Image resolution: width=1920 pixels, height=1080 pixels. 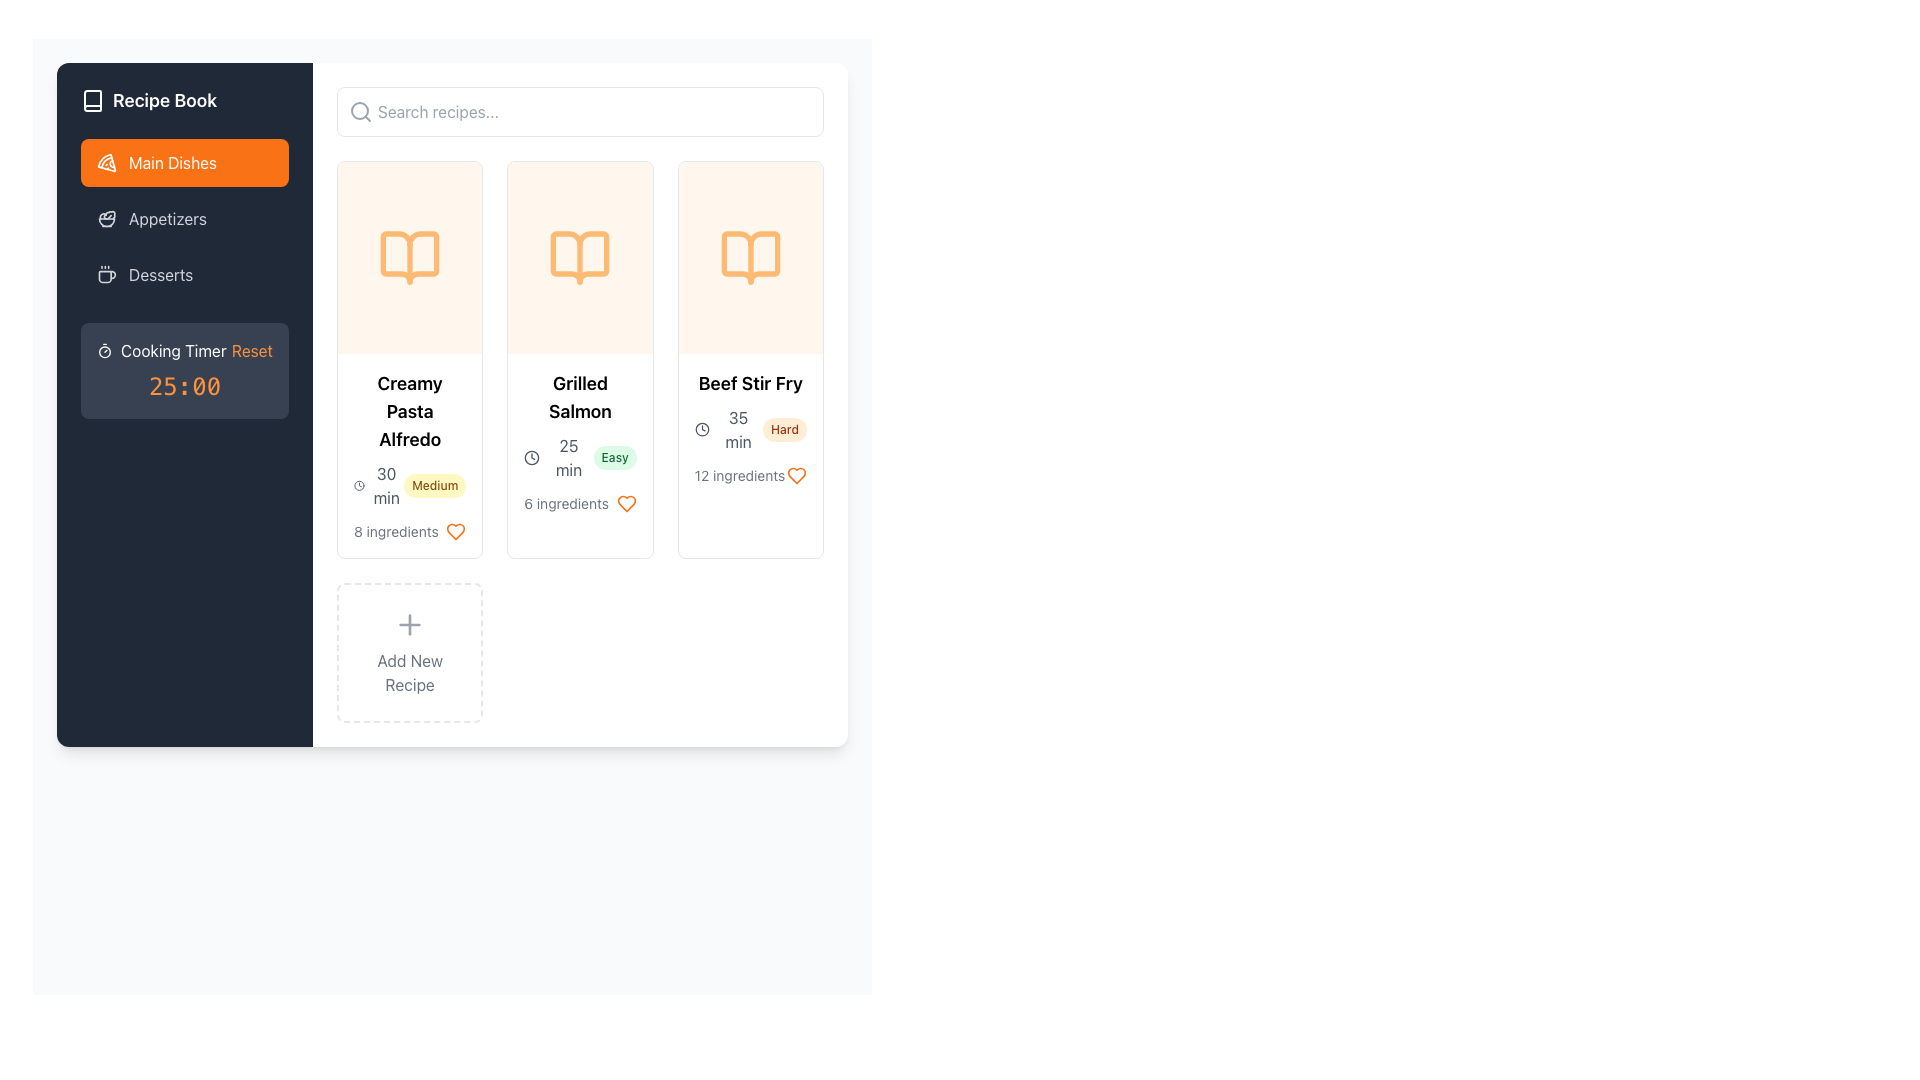 I want to click on the button-like component for adding a new recipe, which is located in the fourth slot of the grid layout, so click(x=409, y=652).